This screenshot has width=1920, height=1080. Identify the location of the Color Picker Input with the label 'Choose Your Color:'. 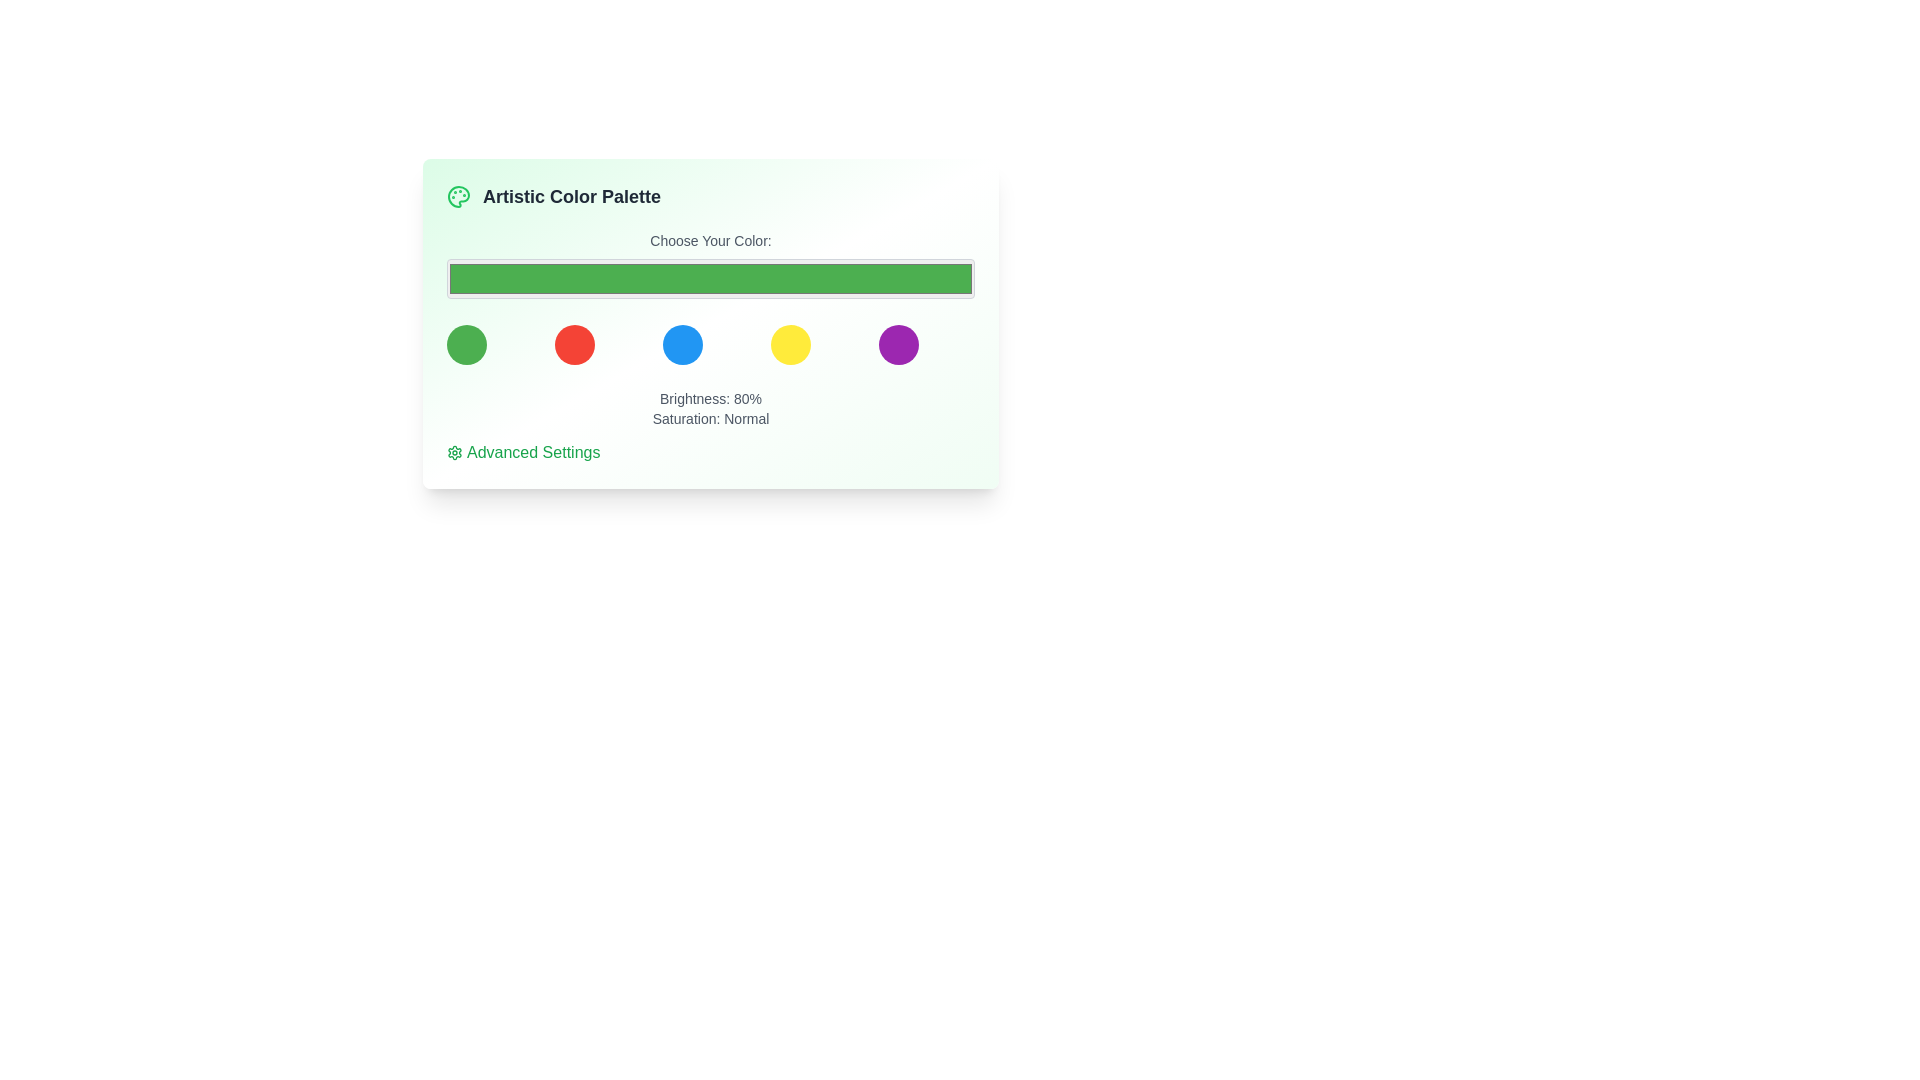
(710, 265).